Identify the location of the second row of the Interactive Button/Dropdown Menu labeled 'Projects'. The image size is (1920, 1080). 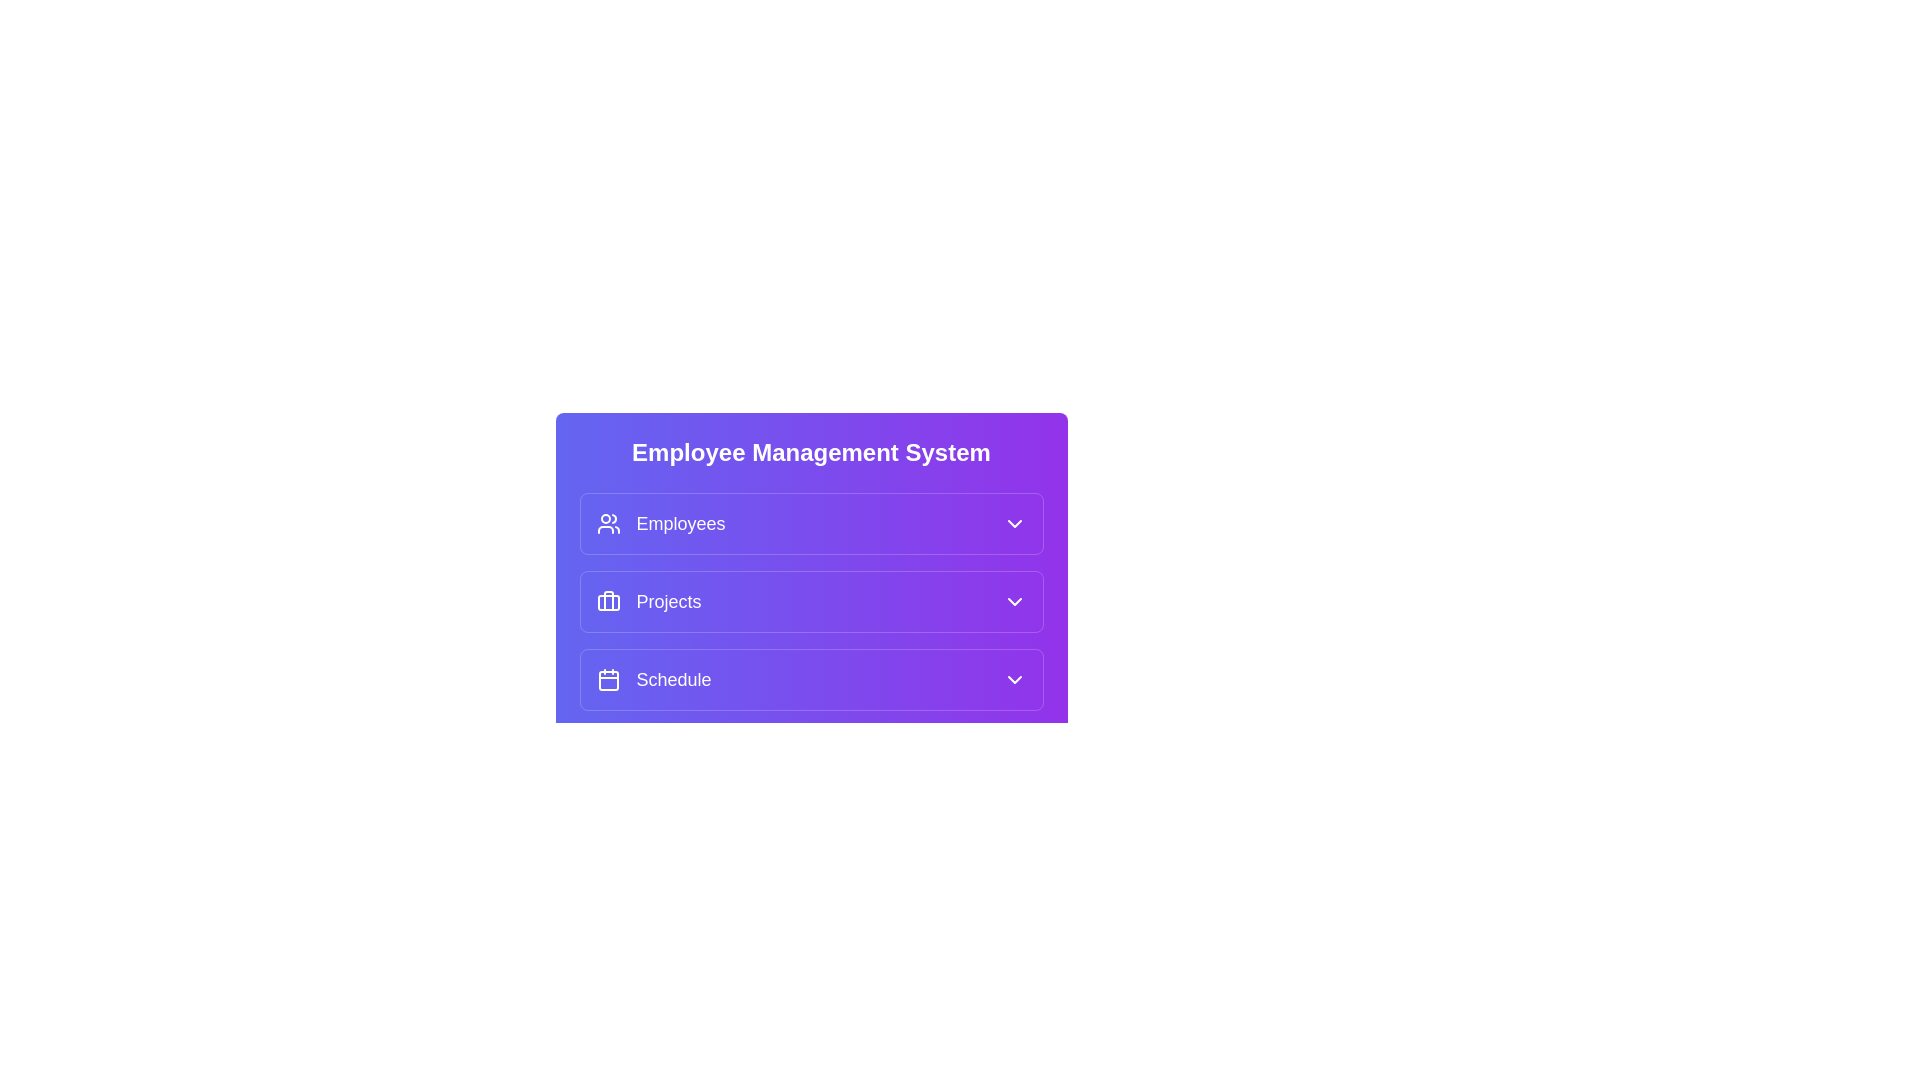
(811, 612).